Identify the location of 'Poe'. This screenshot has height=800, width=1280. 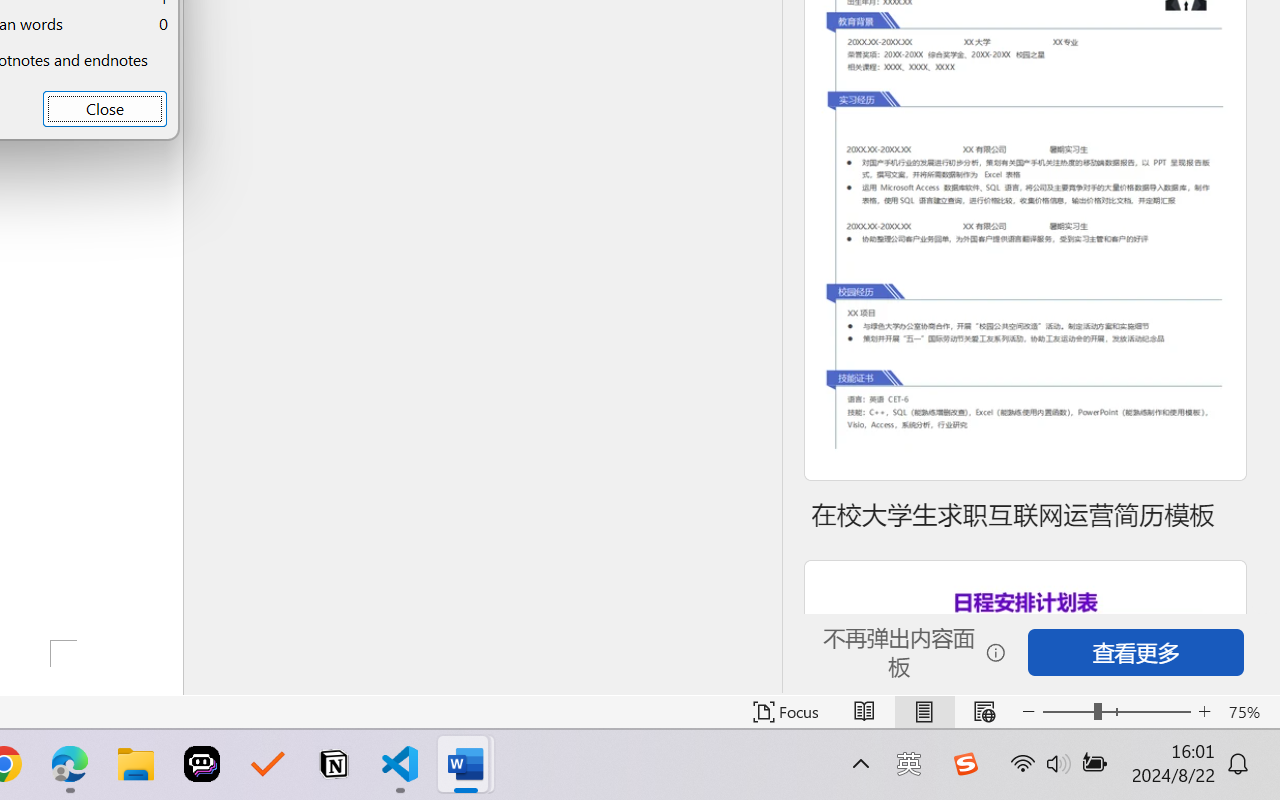
(202, 764).